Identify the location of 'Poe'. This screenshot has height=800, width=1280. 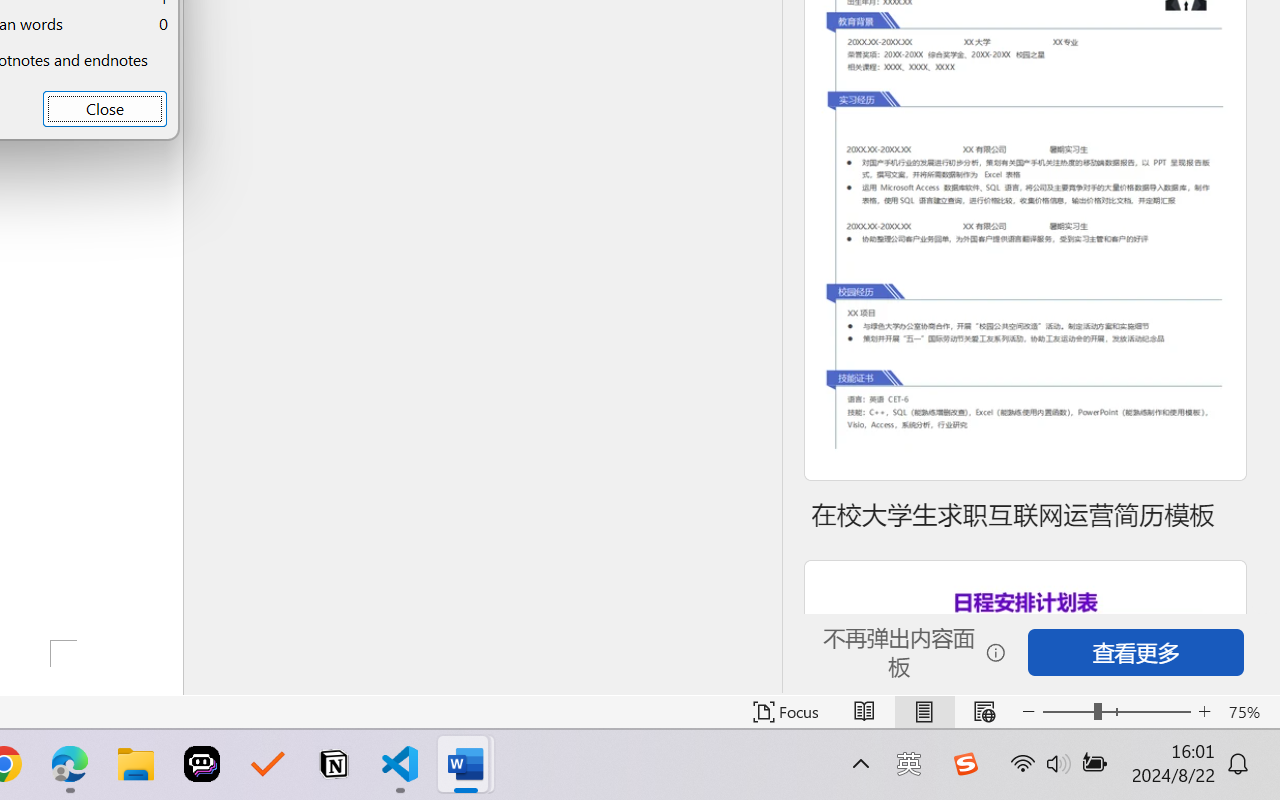
(202, 764).